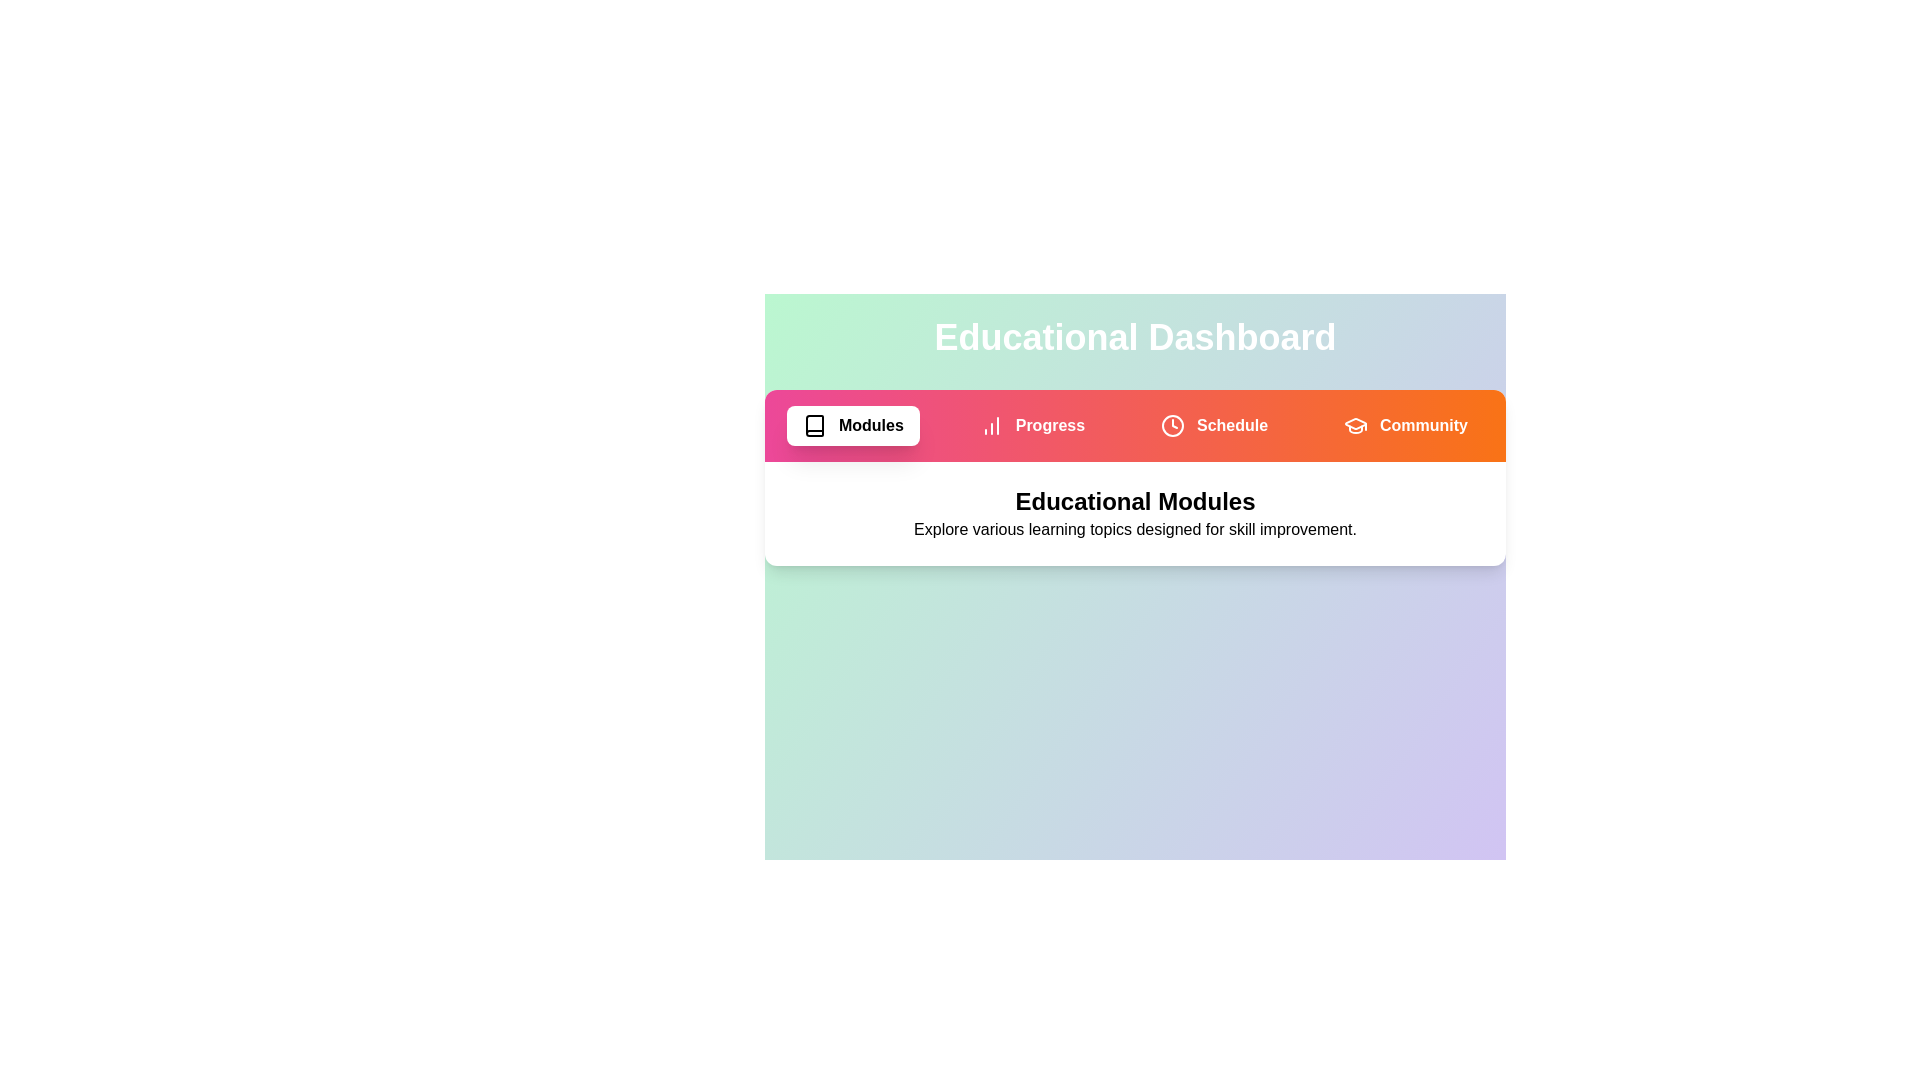 This screenshot has height=1080, width=1920. What do you see at coordinates (1356, 424) in the screenshot?
I see `the button that contains the outlined graduation cap icon, which is located to the left of the text 'Community' in the horizontal menu bar` at bounding box center [1356, 424].